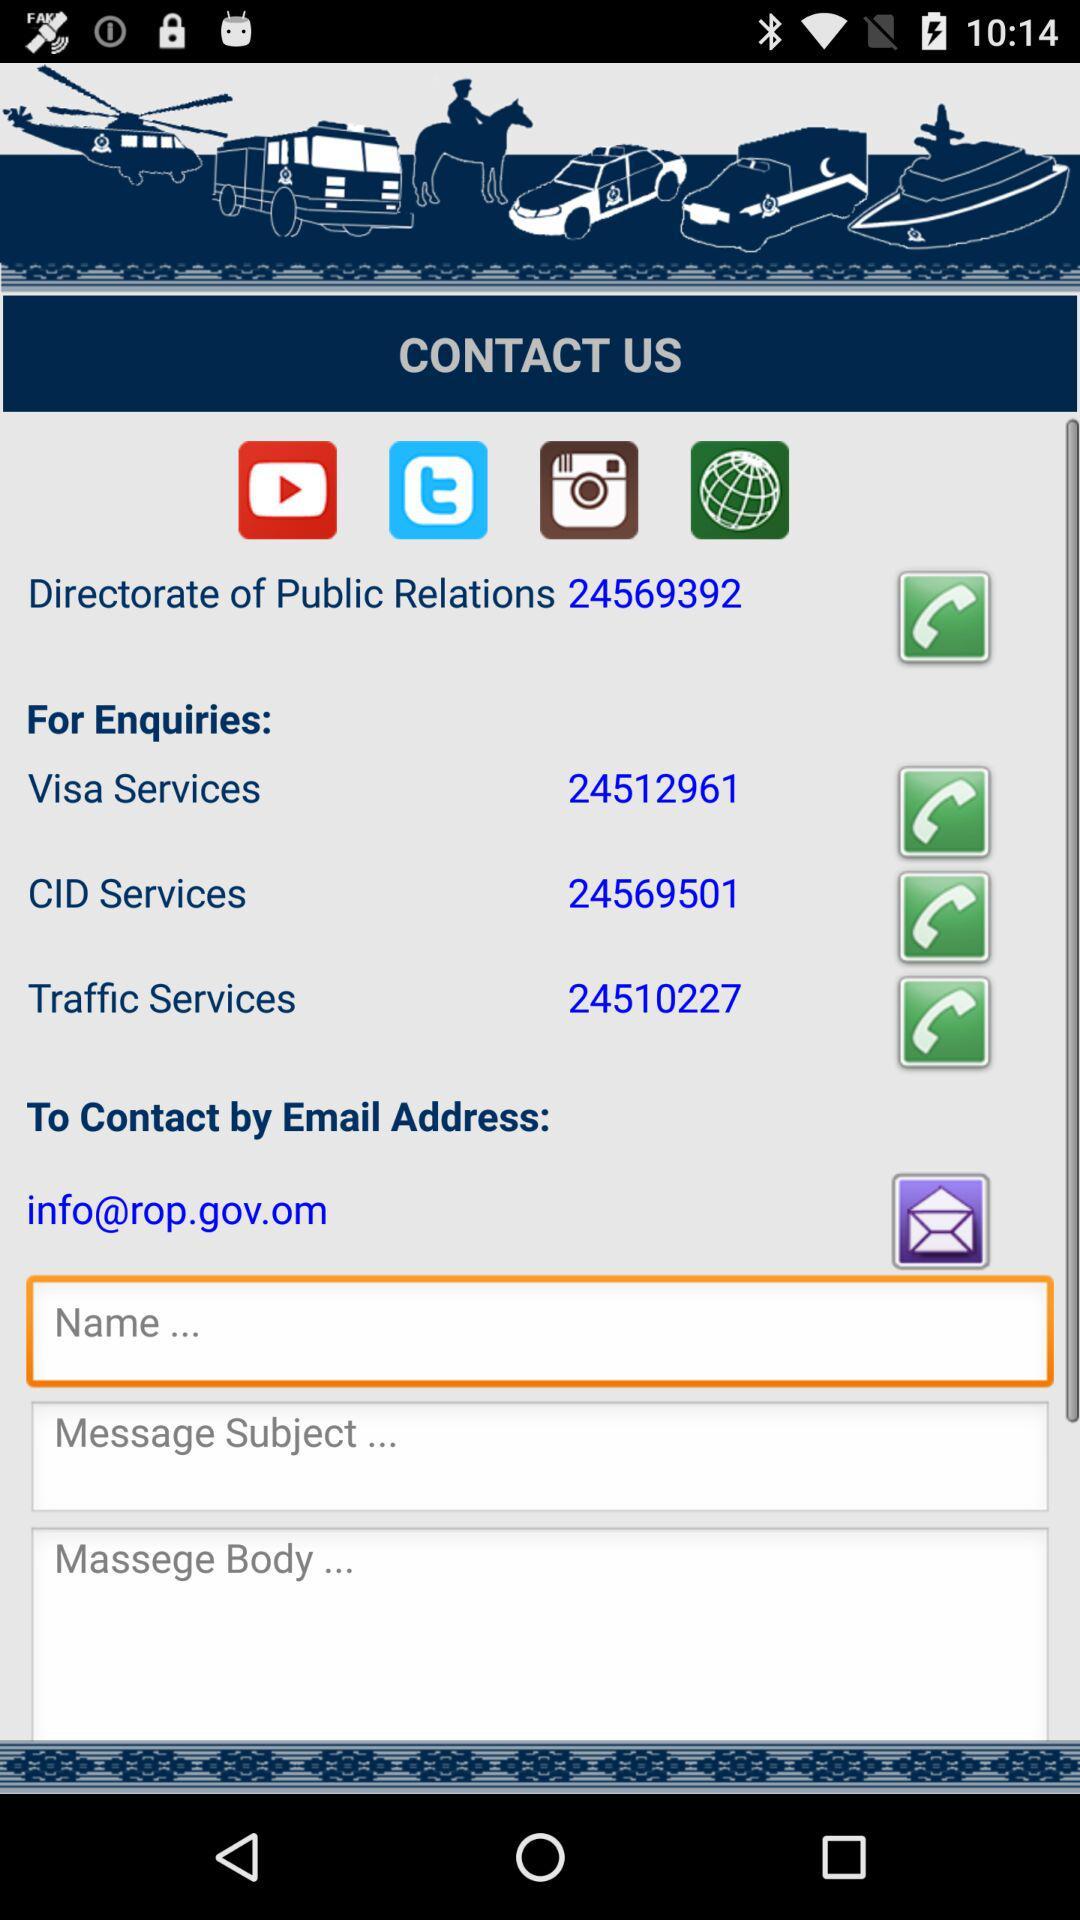 The height and width of the screenshot is (1920, 1080). Describe the element at coordinates (540, 1336) in the screenshot. I see `name` at that location.